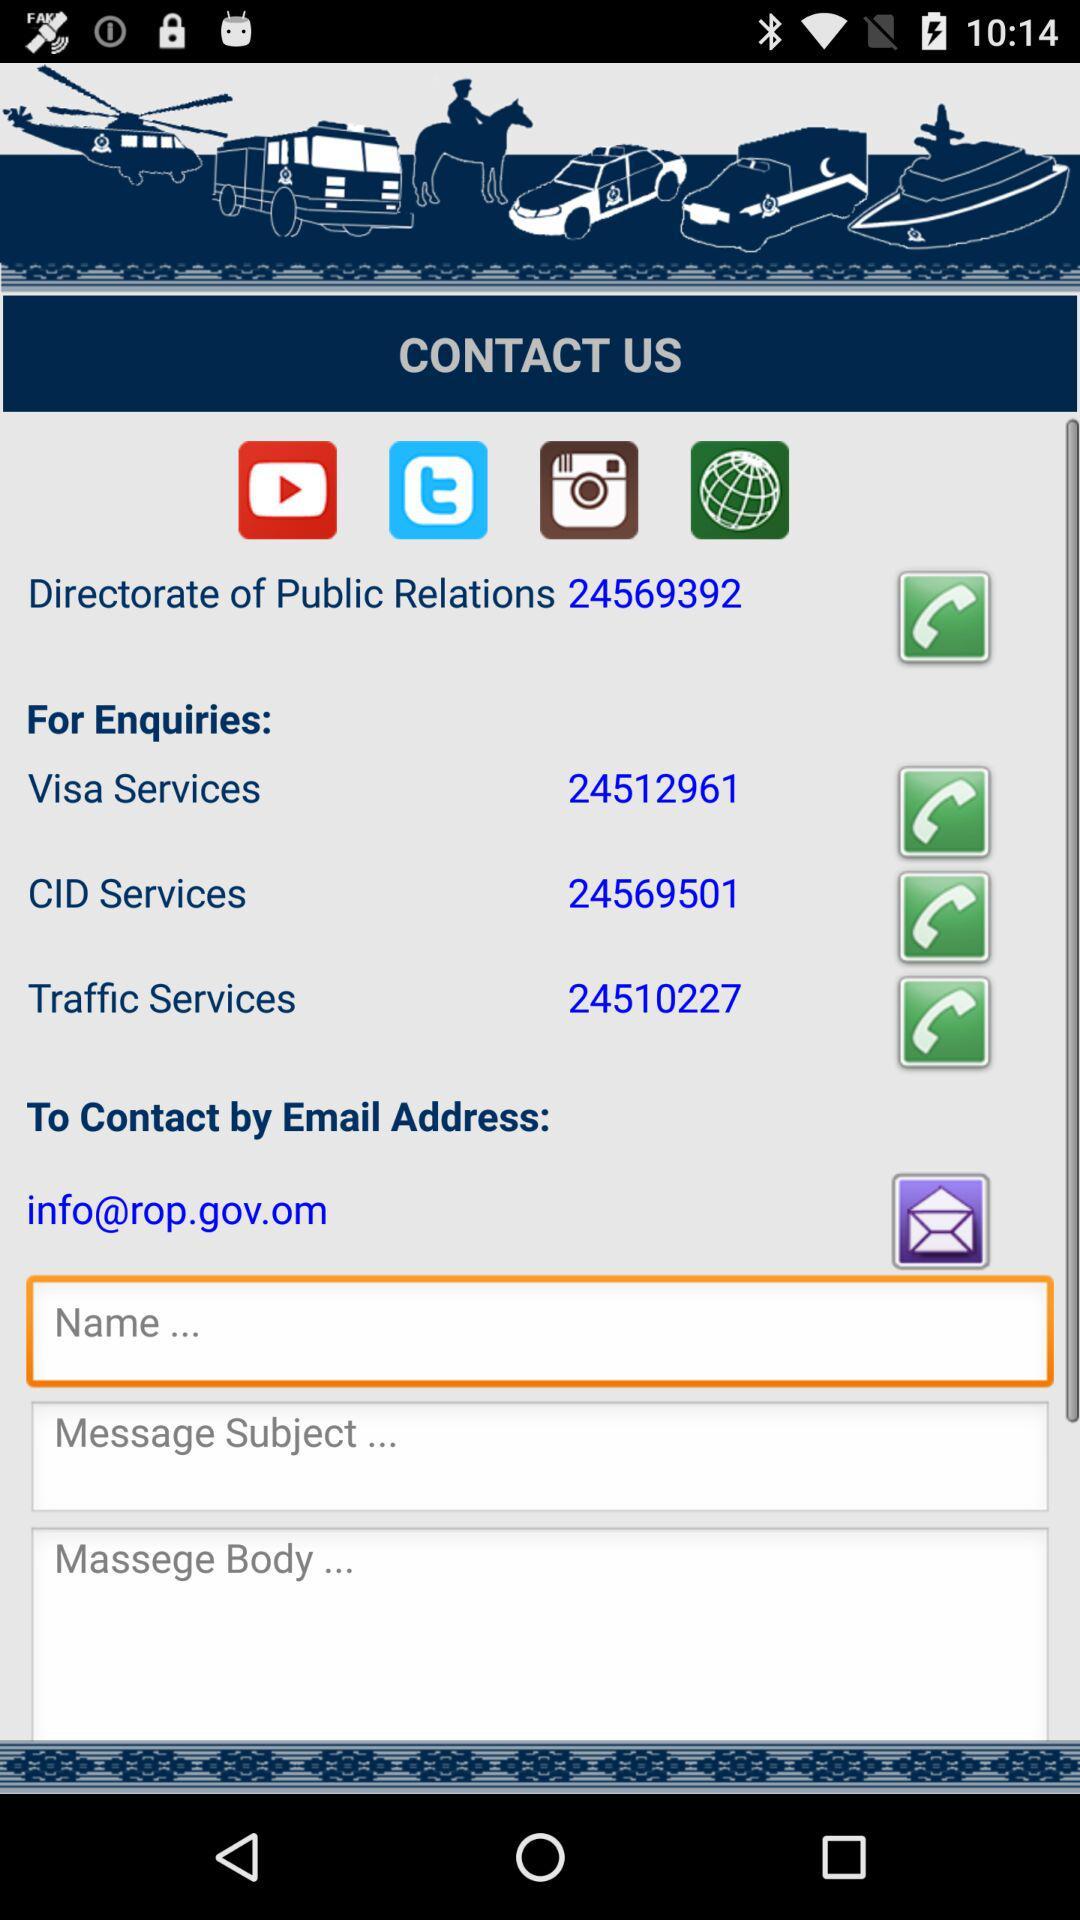 The height and width of the screenshot is (1920, 1080). Describe the element at coordinates (540, 1336) in the screenshot. I see `name` at that location.